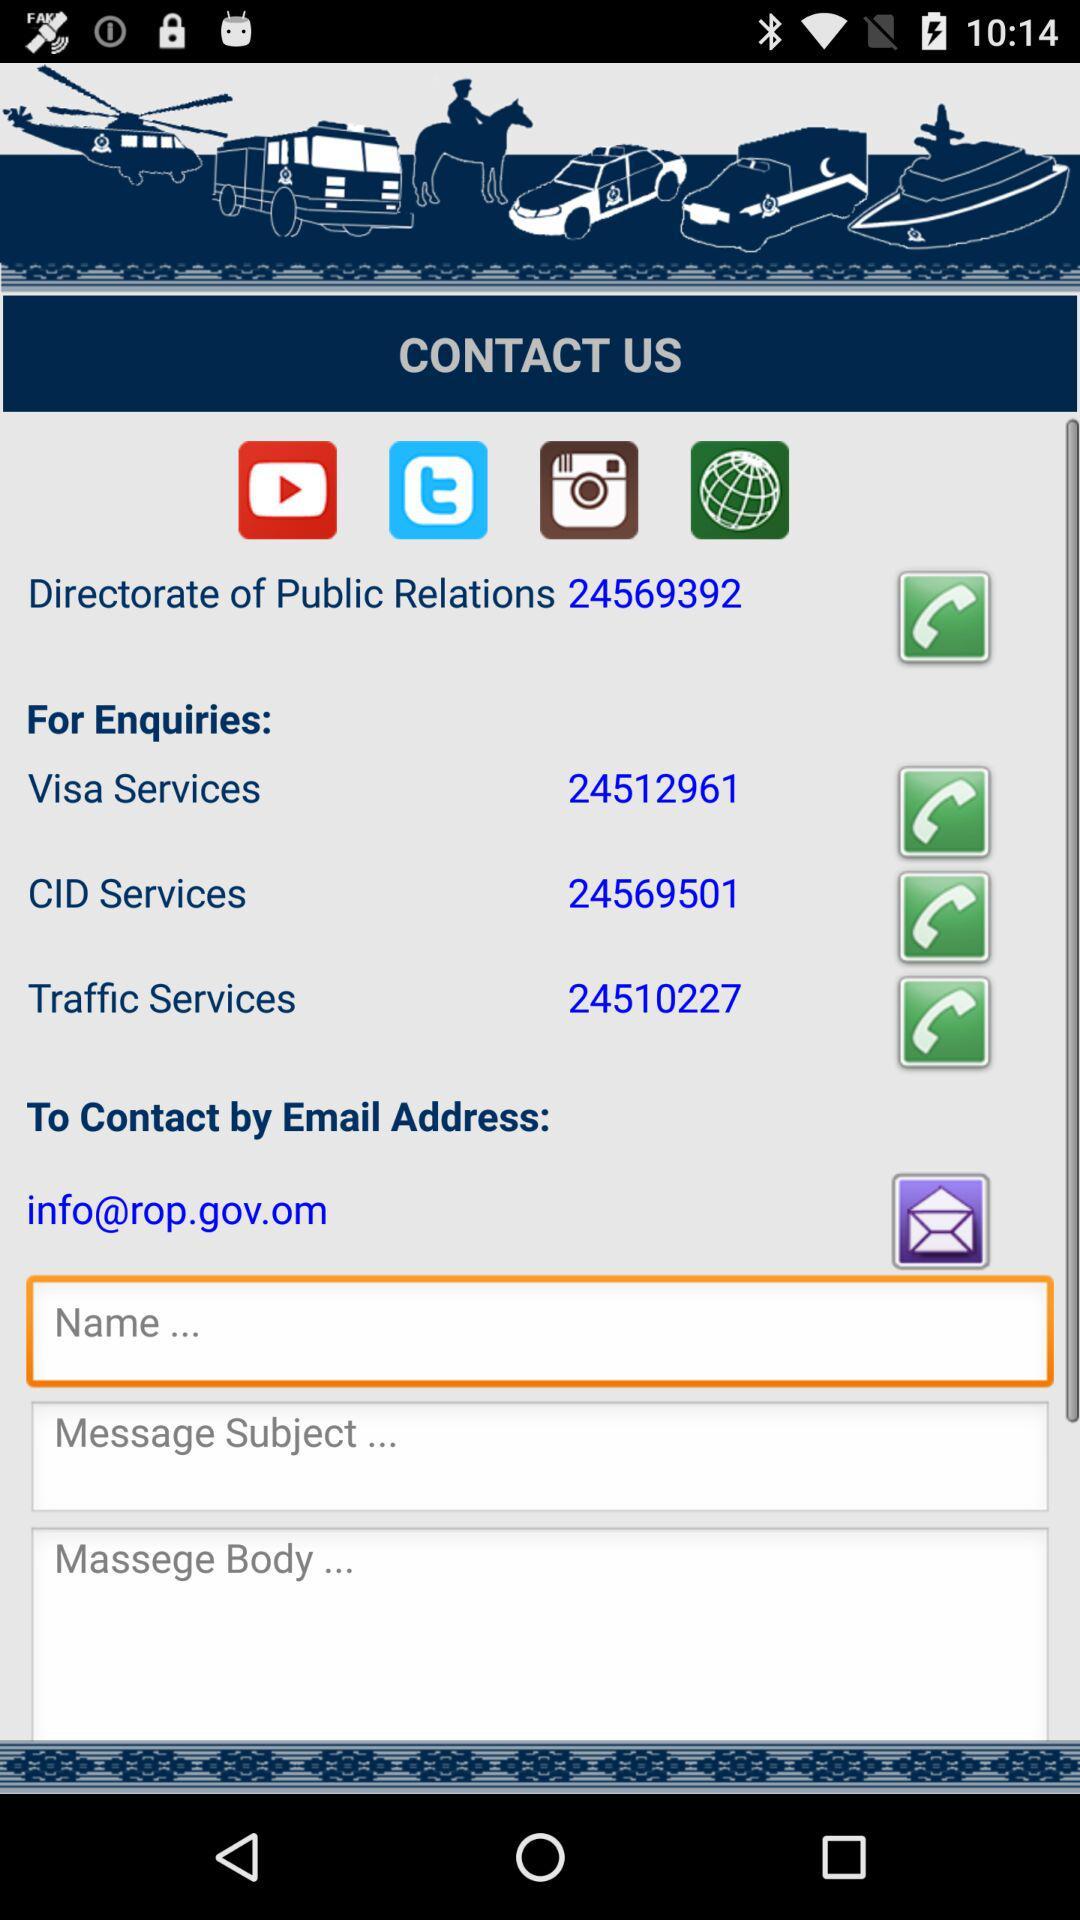 The height and width of the screenshot is (1920, 1080). Describe the element at coordinates (540, 1336) in the screenshot. I see `name` at that location.